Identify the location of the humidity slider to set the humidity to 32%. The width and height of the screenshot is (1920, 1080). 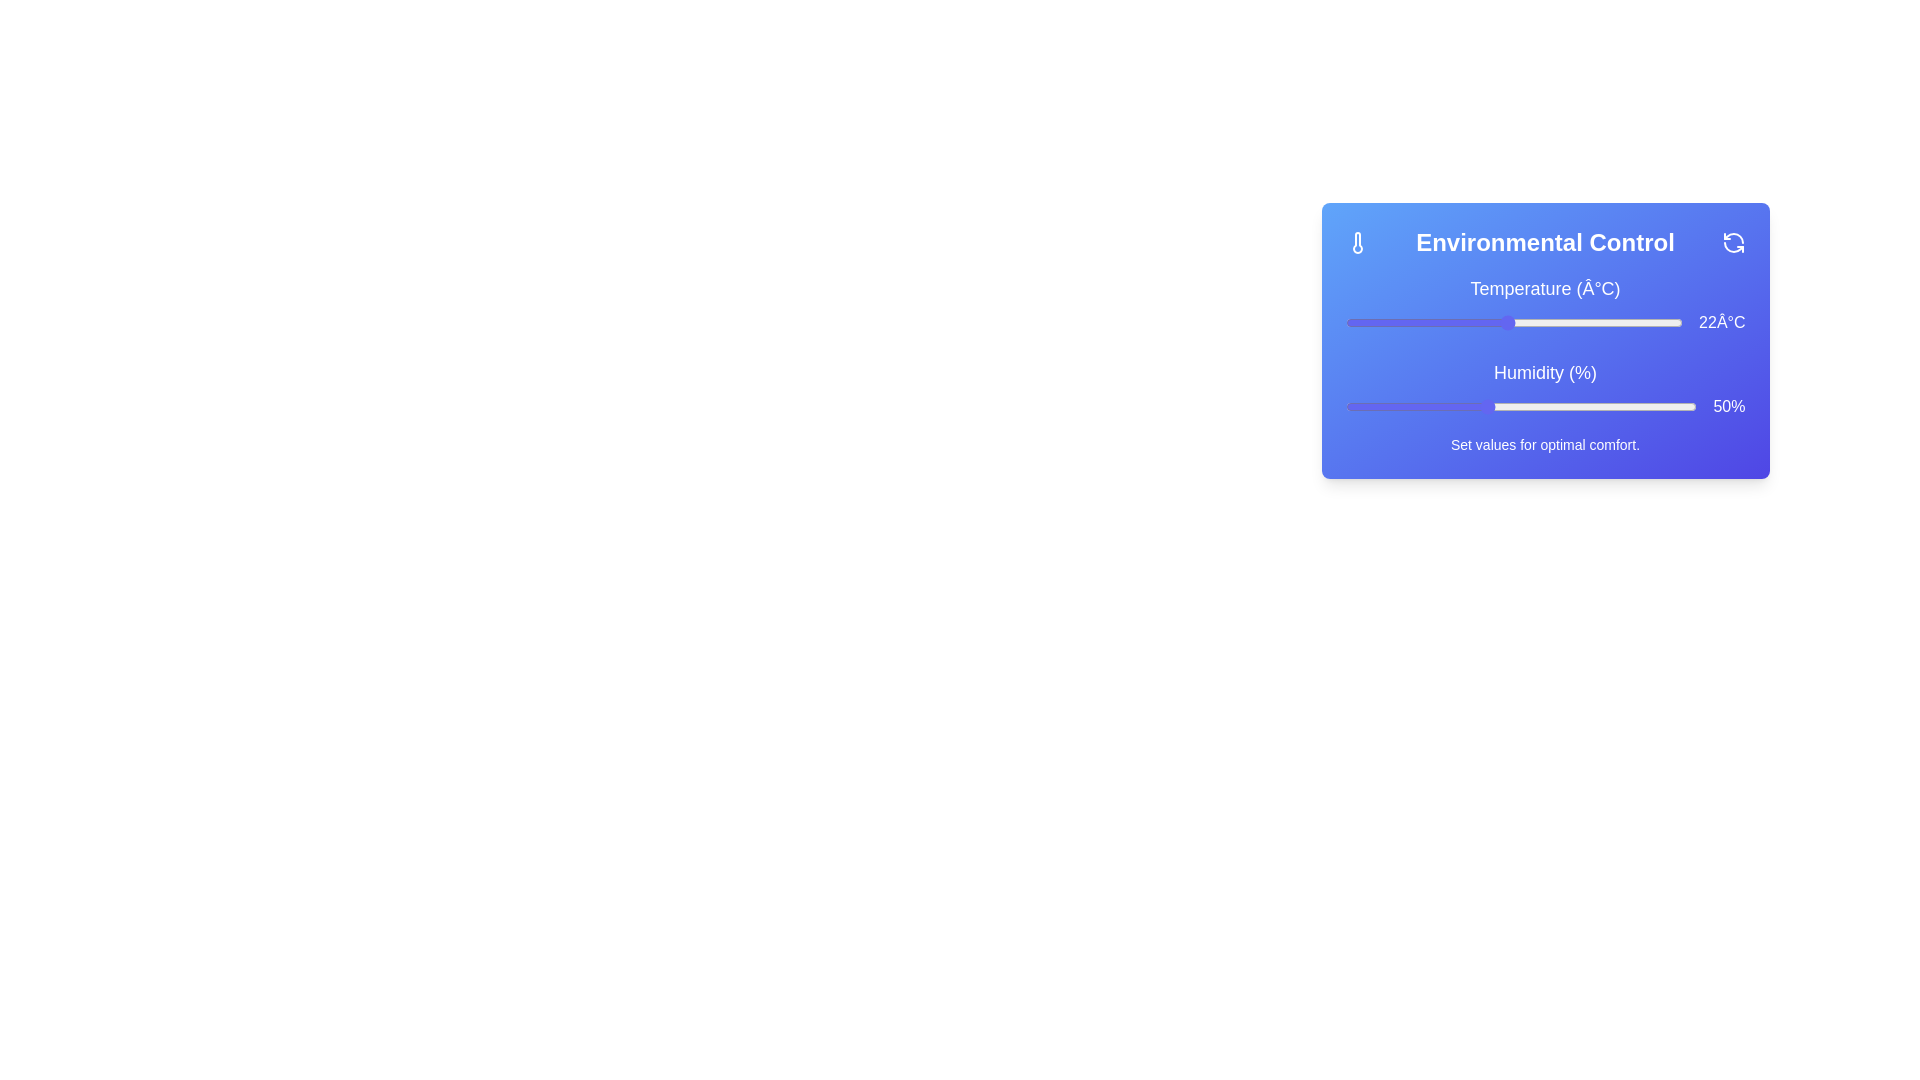
(1359, 406).